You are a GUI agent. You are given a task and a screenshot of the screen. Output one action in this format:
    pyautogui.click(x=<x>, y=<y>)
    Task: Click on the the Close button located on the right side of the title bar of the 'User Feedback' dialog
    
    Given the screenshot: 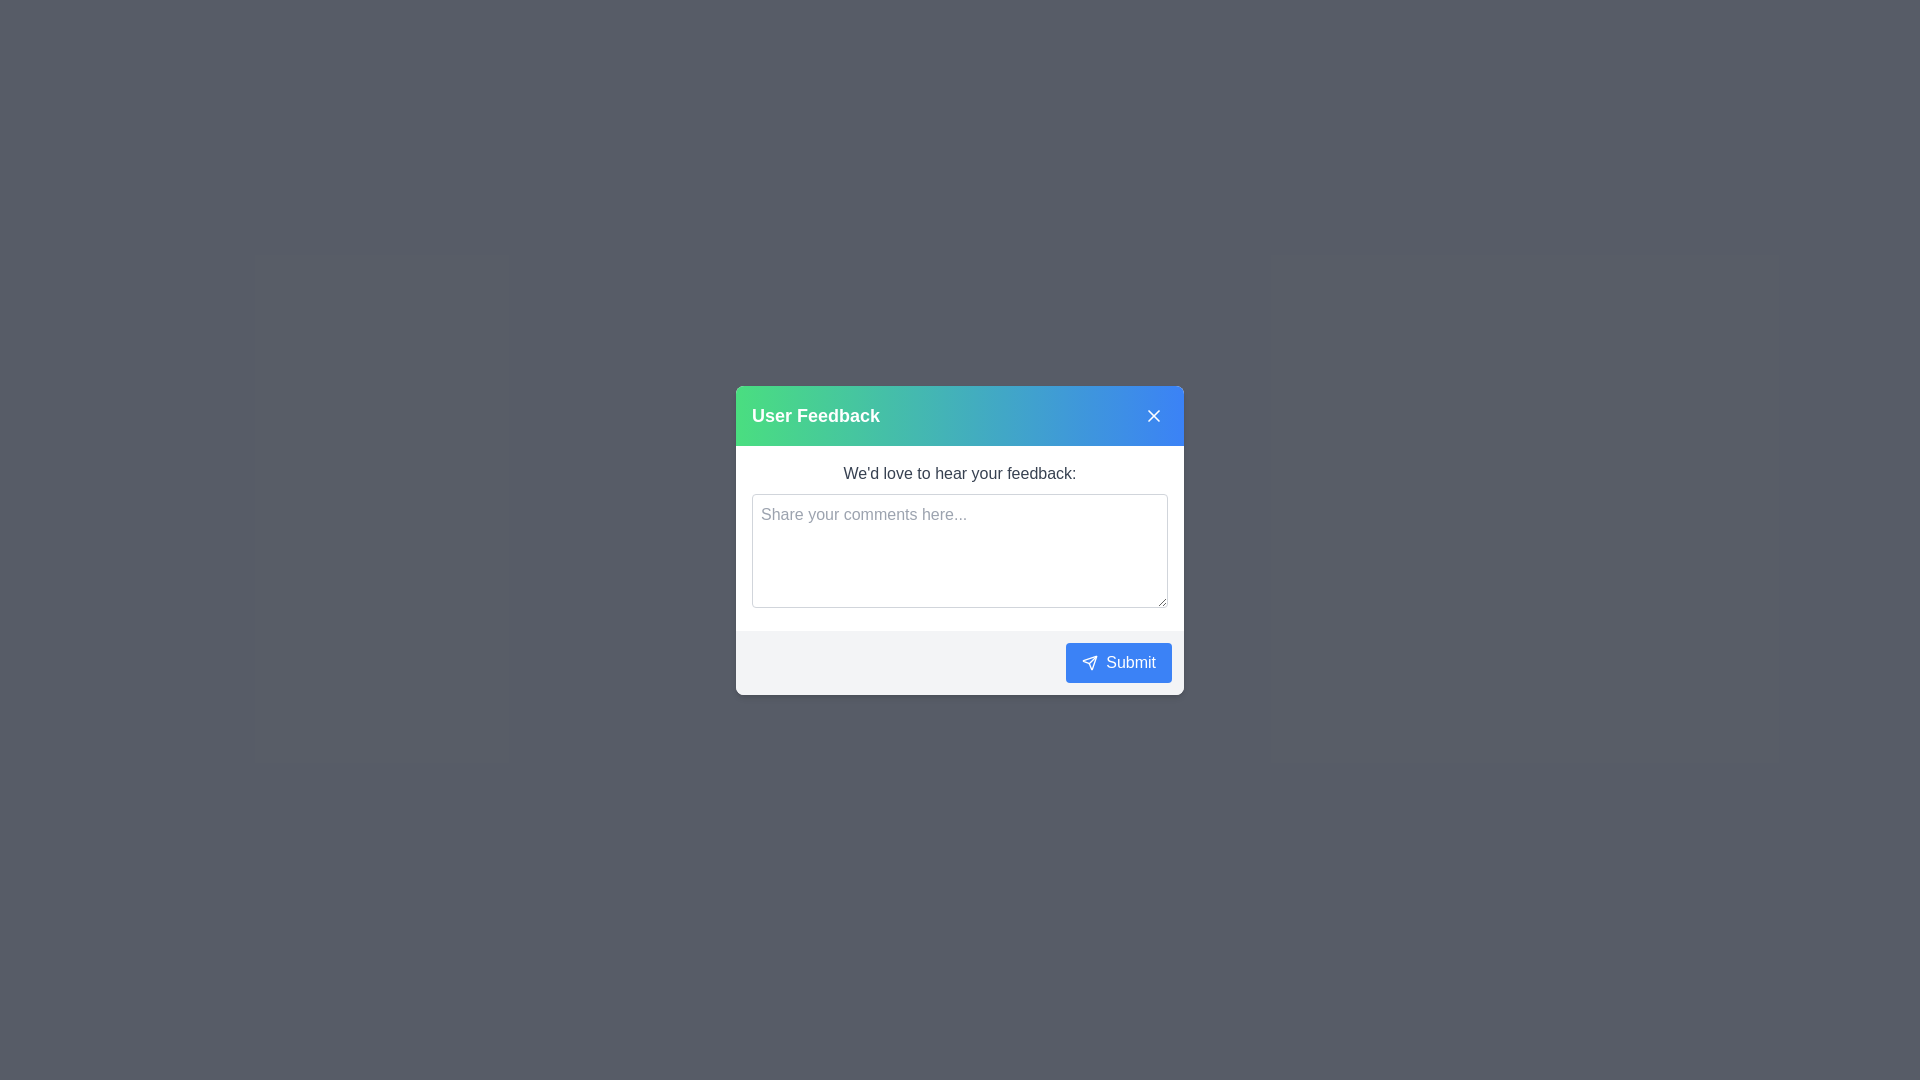 What is the action you would take?
    pyautogui.click(x=1153, y=414)
    